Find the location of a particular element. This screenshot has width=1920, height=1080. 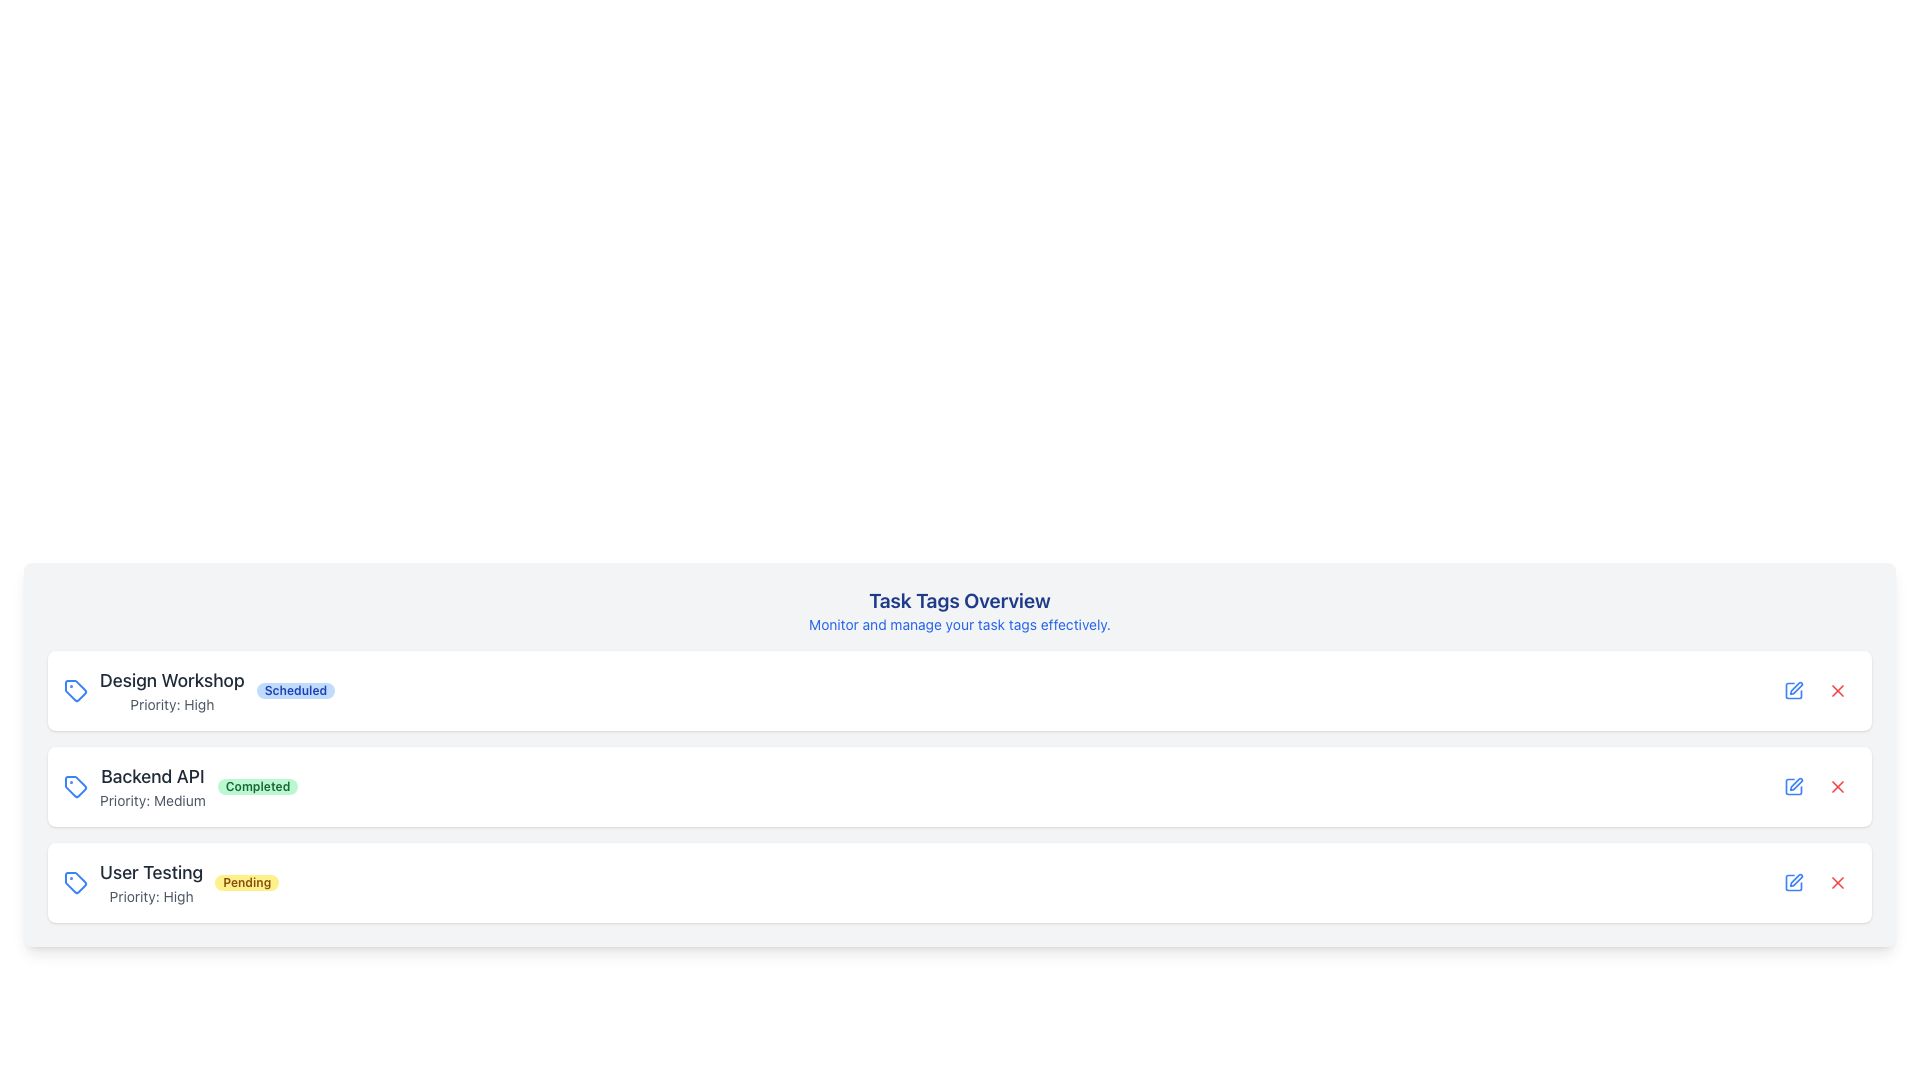

the red 'X' icon button located on the far right side of the third row is located at coordinates (1838, 689).